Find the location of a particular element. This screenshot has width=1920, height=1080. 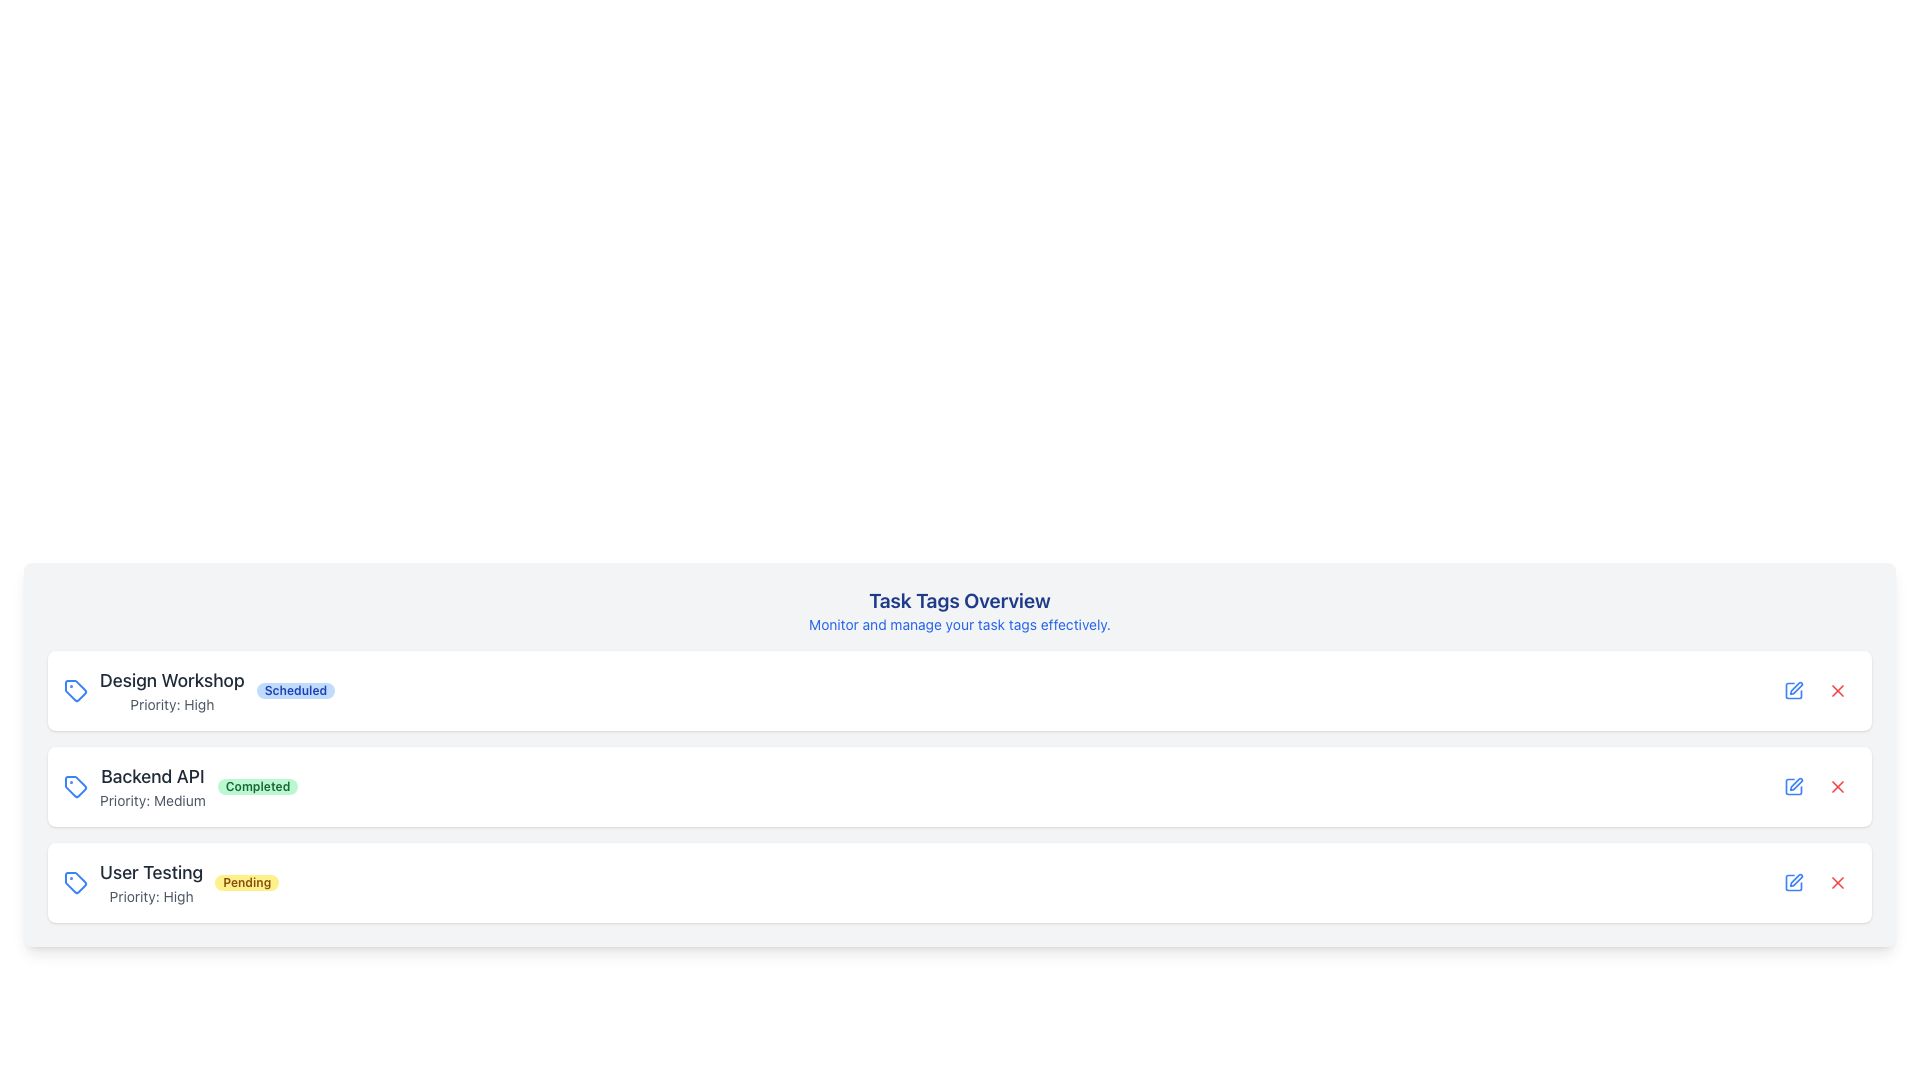

the red 'X' icon button located on the far right side of the third row is located at coordinates (1838, 689).